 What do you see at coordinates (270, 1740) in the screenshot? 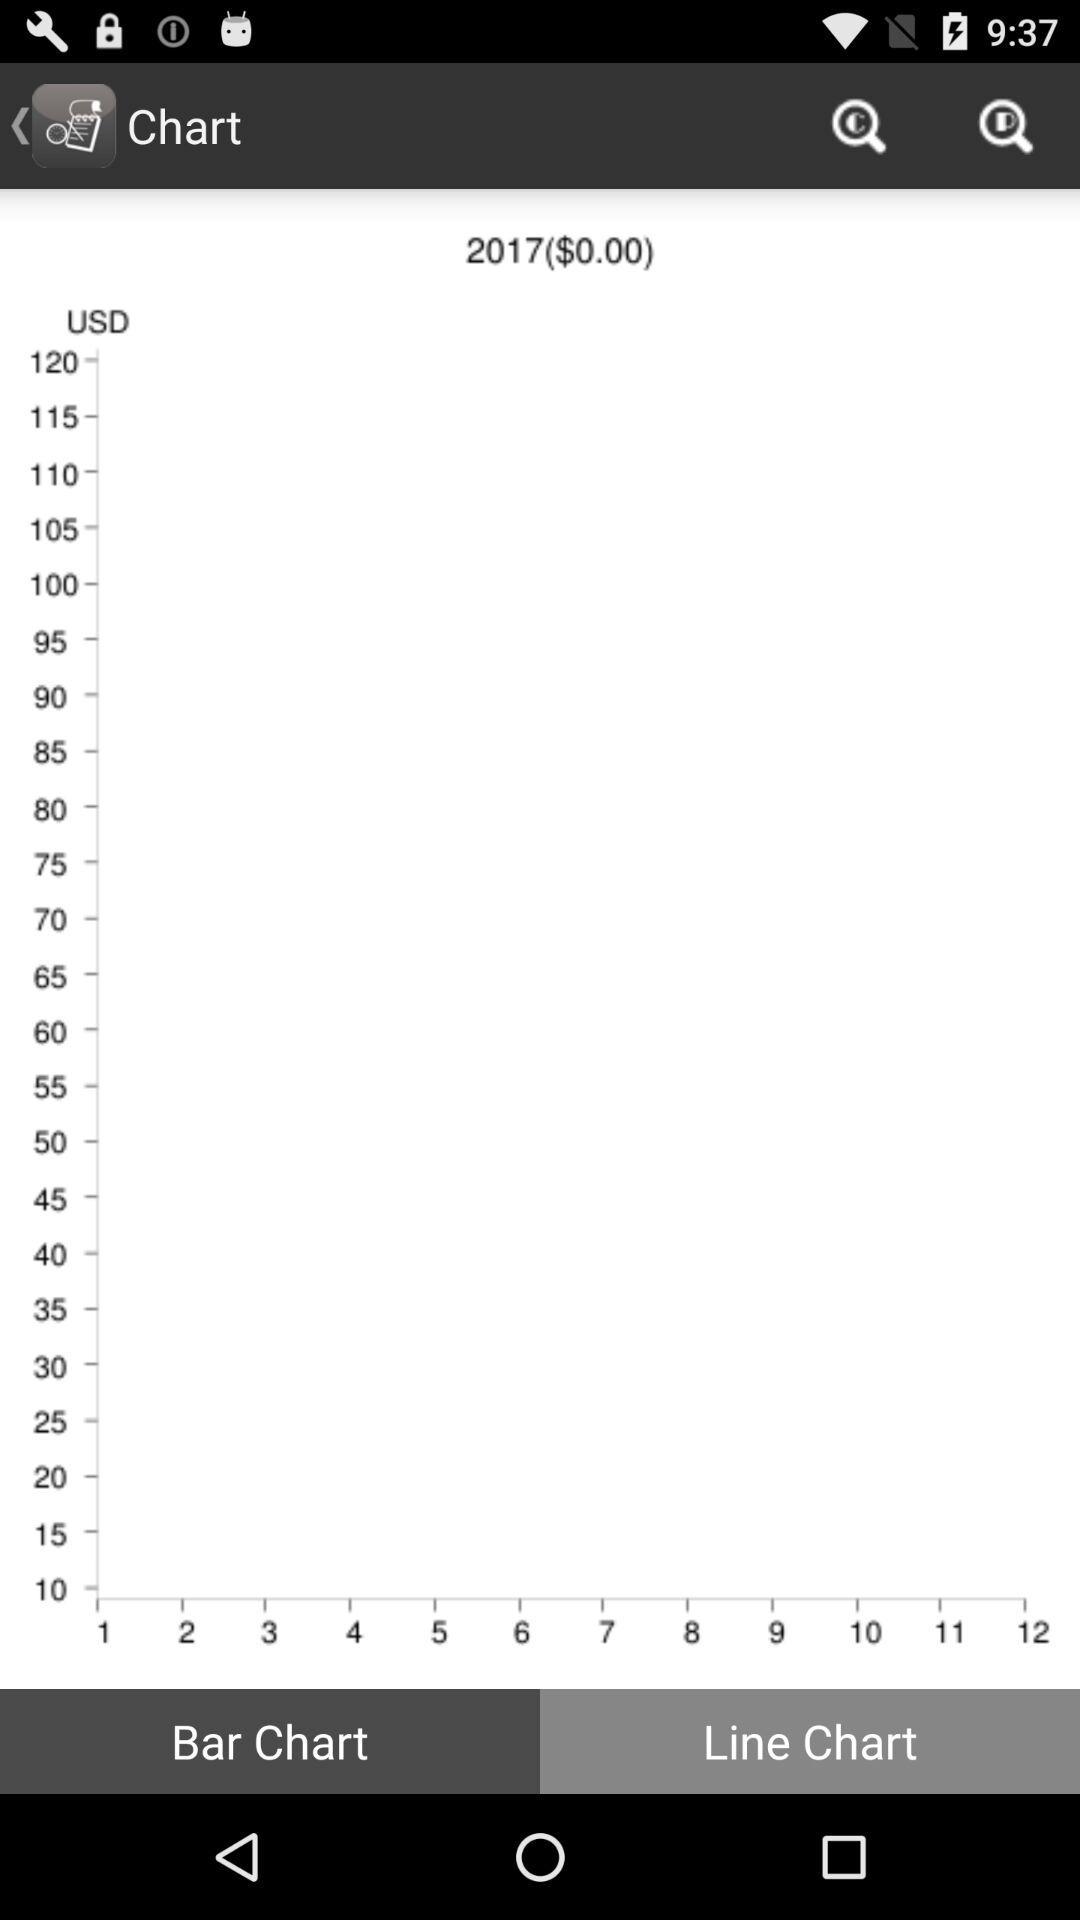
I see `the icon at the bottom left corner` at bounding box center [270, 1740].